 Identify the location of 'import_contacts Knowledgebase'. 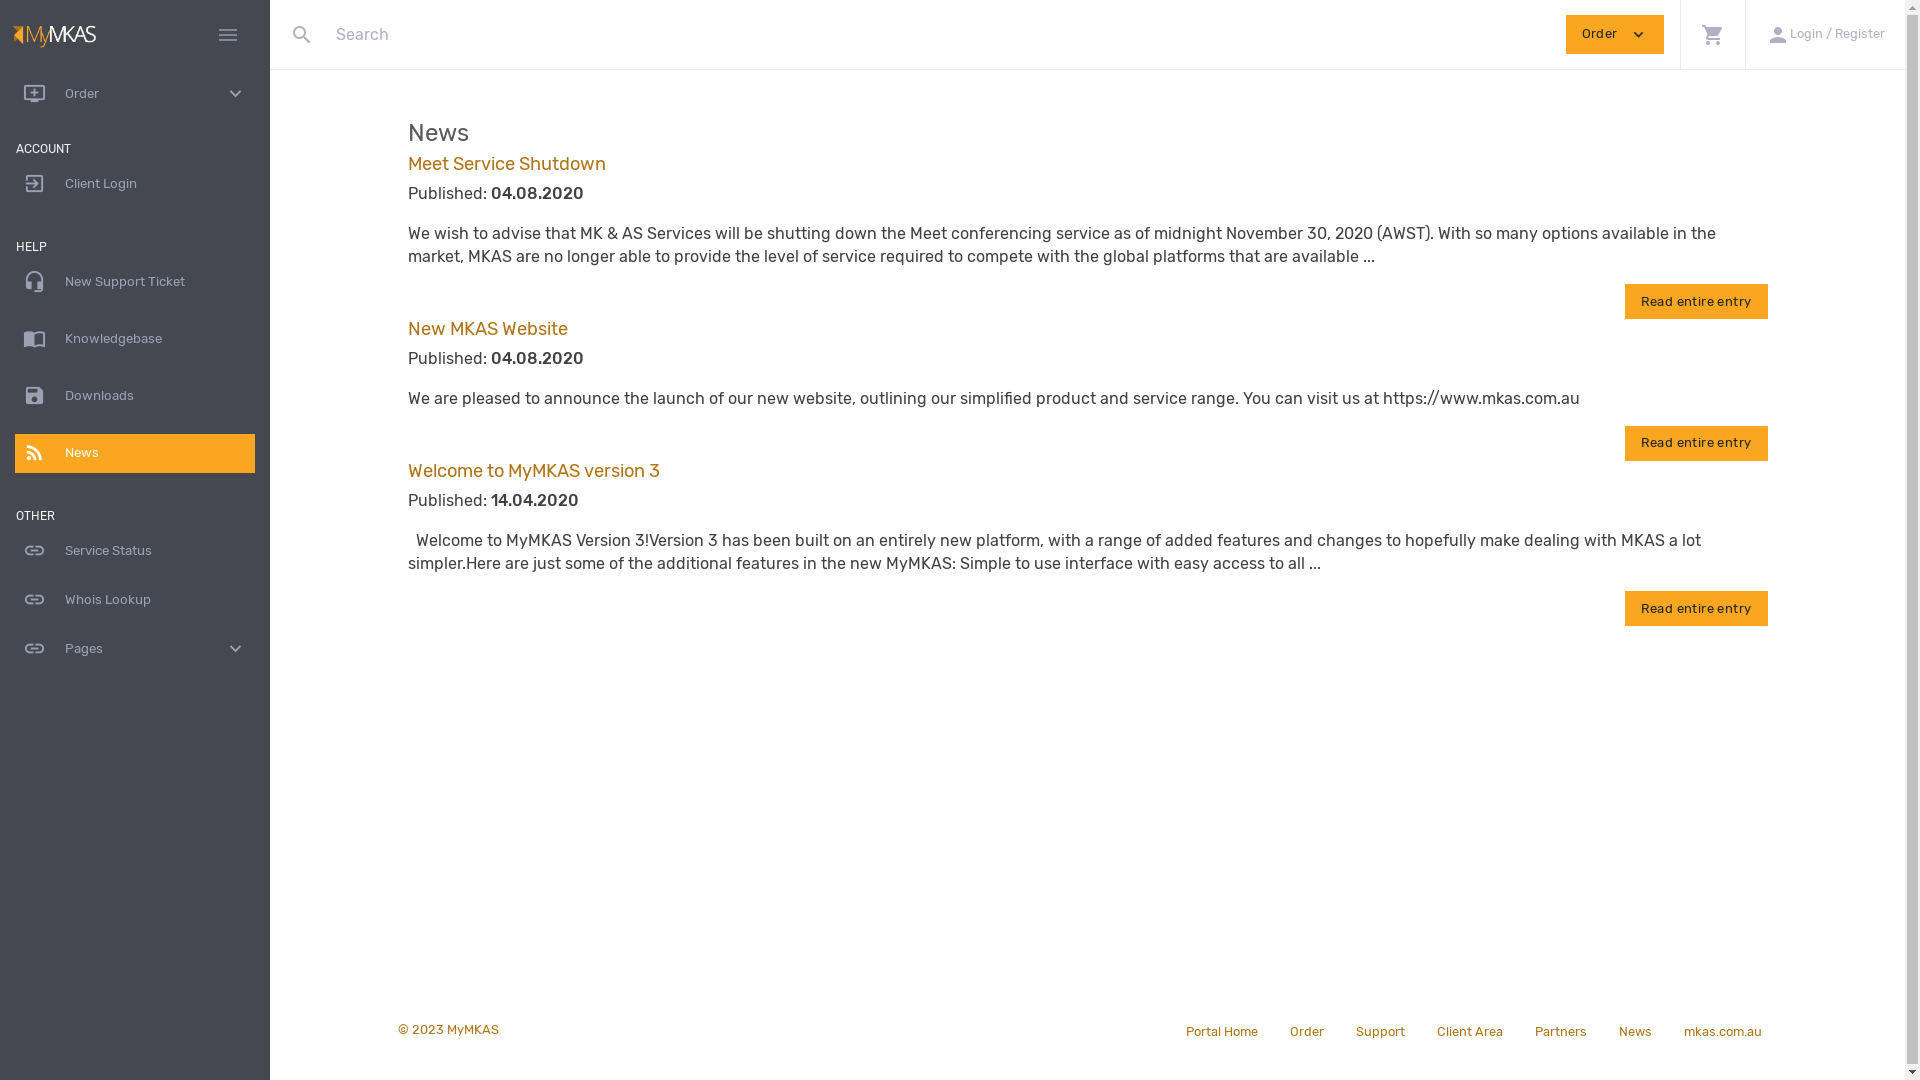
(133, 338).